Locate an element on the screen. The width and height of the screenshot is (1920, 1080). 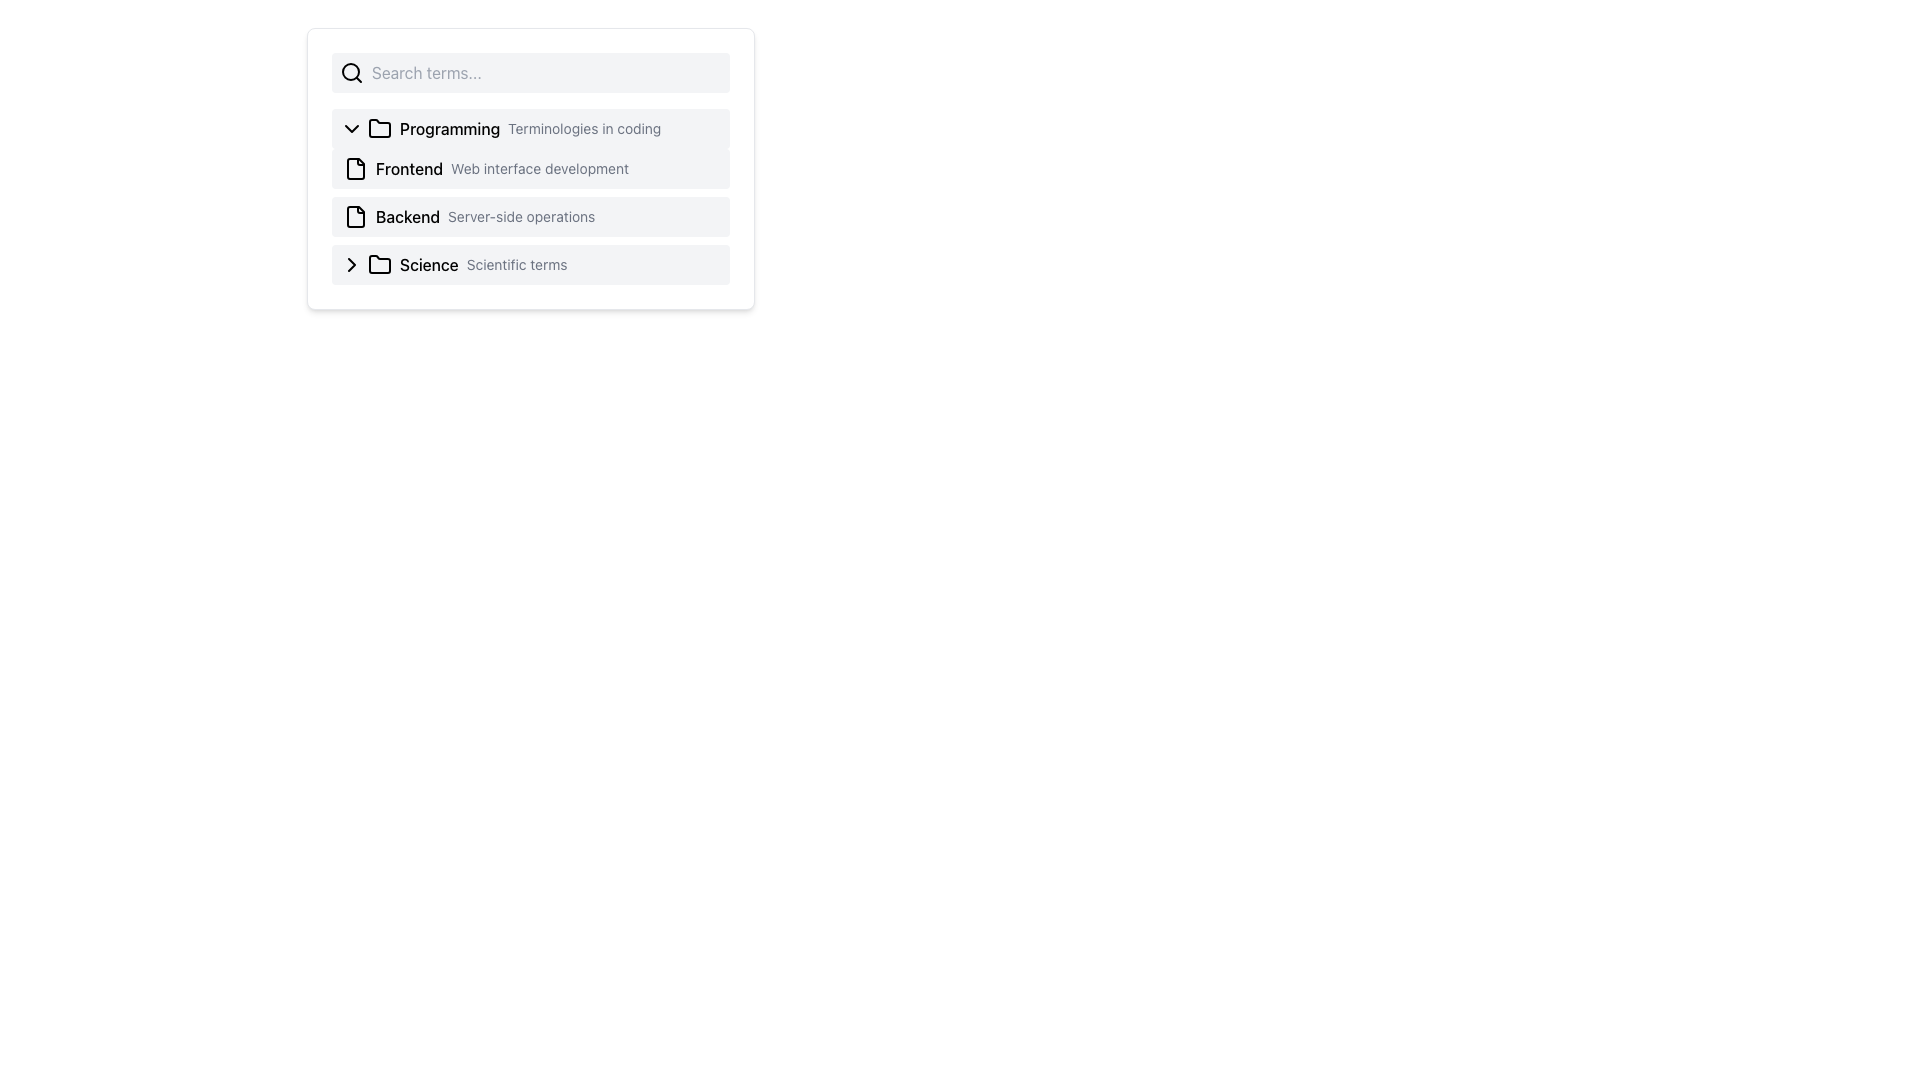
the non-interactive icon representing a file or document related to the 'Frontend' category, located to the left of the label 'Frontend Web interface development' is located at coordinates (355, 168).